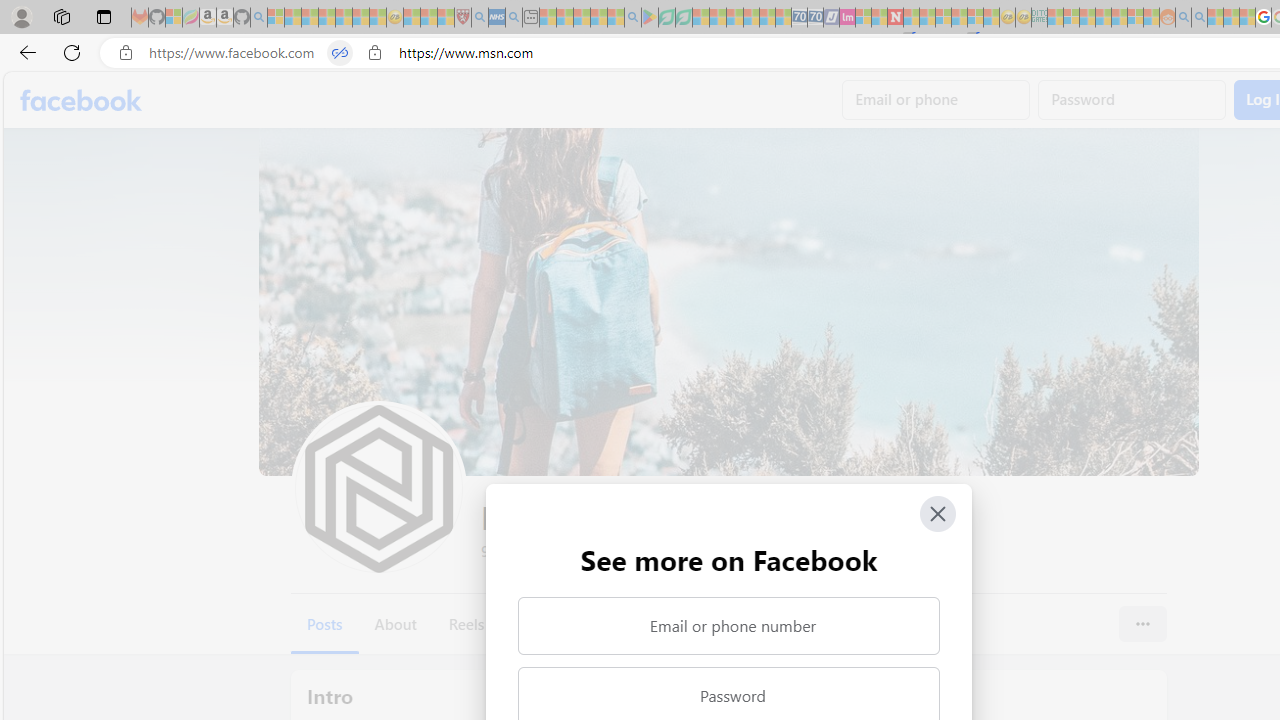 The width and height of the screenshot is (1280, 720). Describe the element at coordinates (631, 17) in the screenshot. I see `'google - Search - Sleeping'` at that location.